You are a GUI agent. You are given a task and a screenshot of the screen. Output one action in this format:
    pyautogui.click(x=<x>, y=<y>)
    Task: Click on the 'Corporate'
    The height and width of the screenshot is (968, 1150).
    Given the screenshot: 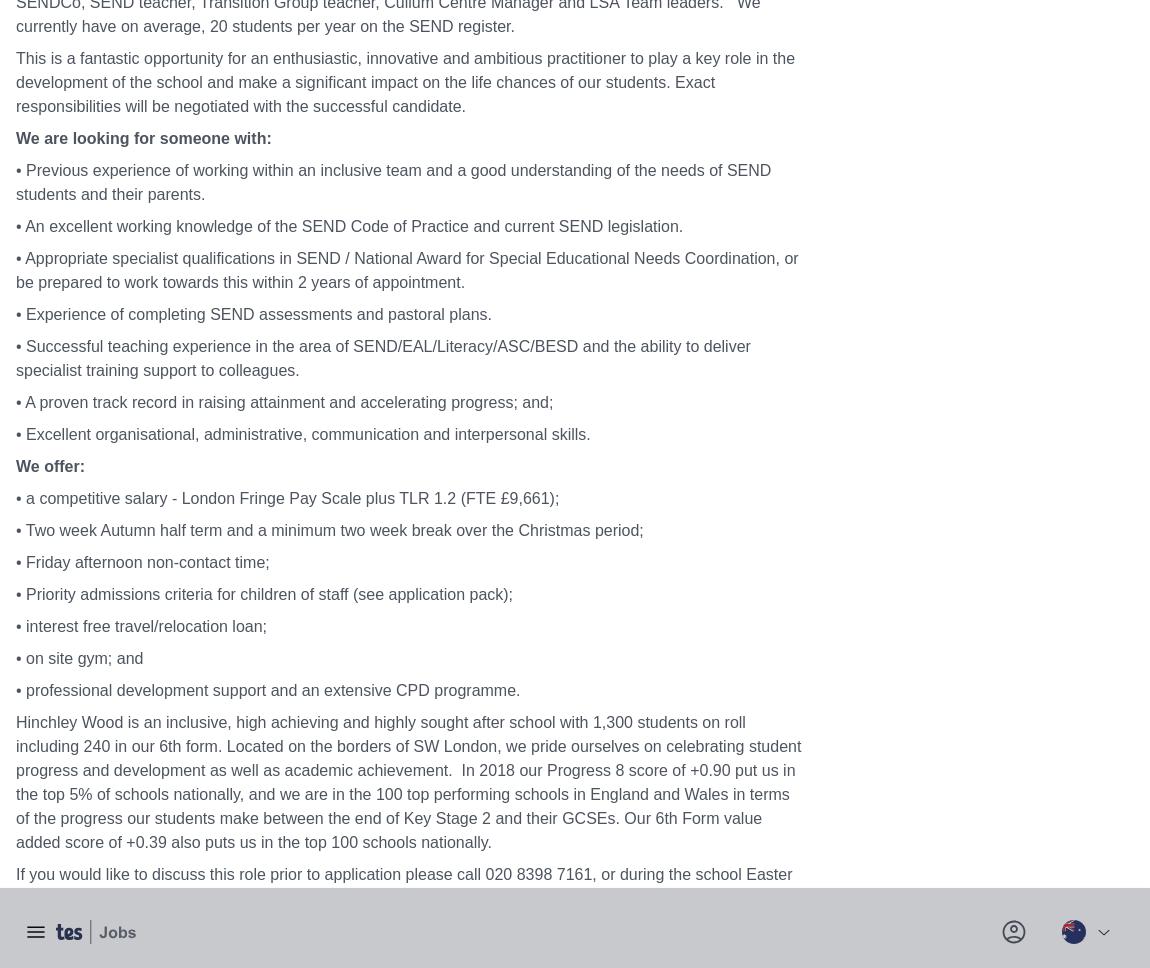 What is the action you would take?
    pyautogui.click(x=357, y=747)
    